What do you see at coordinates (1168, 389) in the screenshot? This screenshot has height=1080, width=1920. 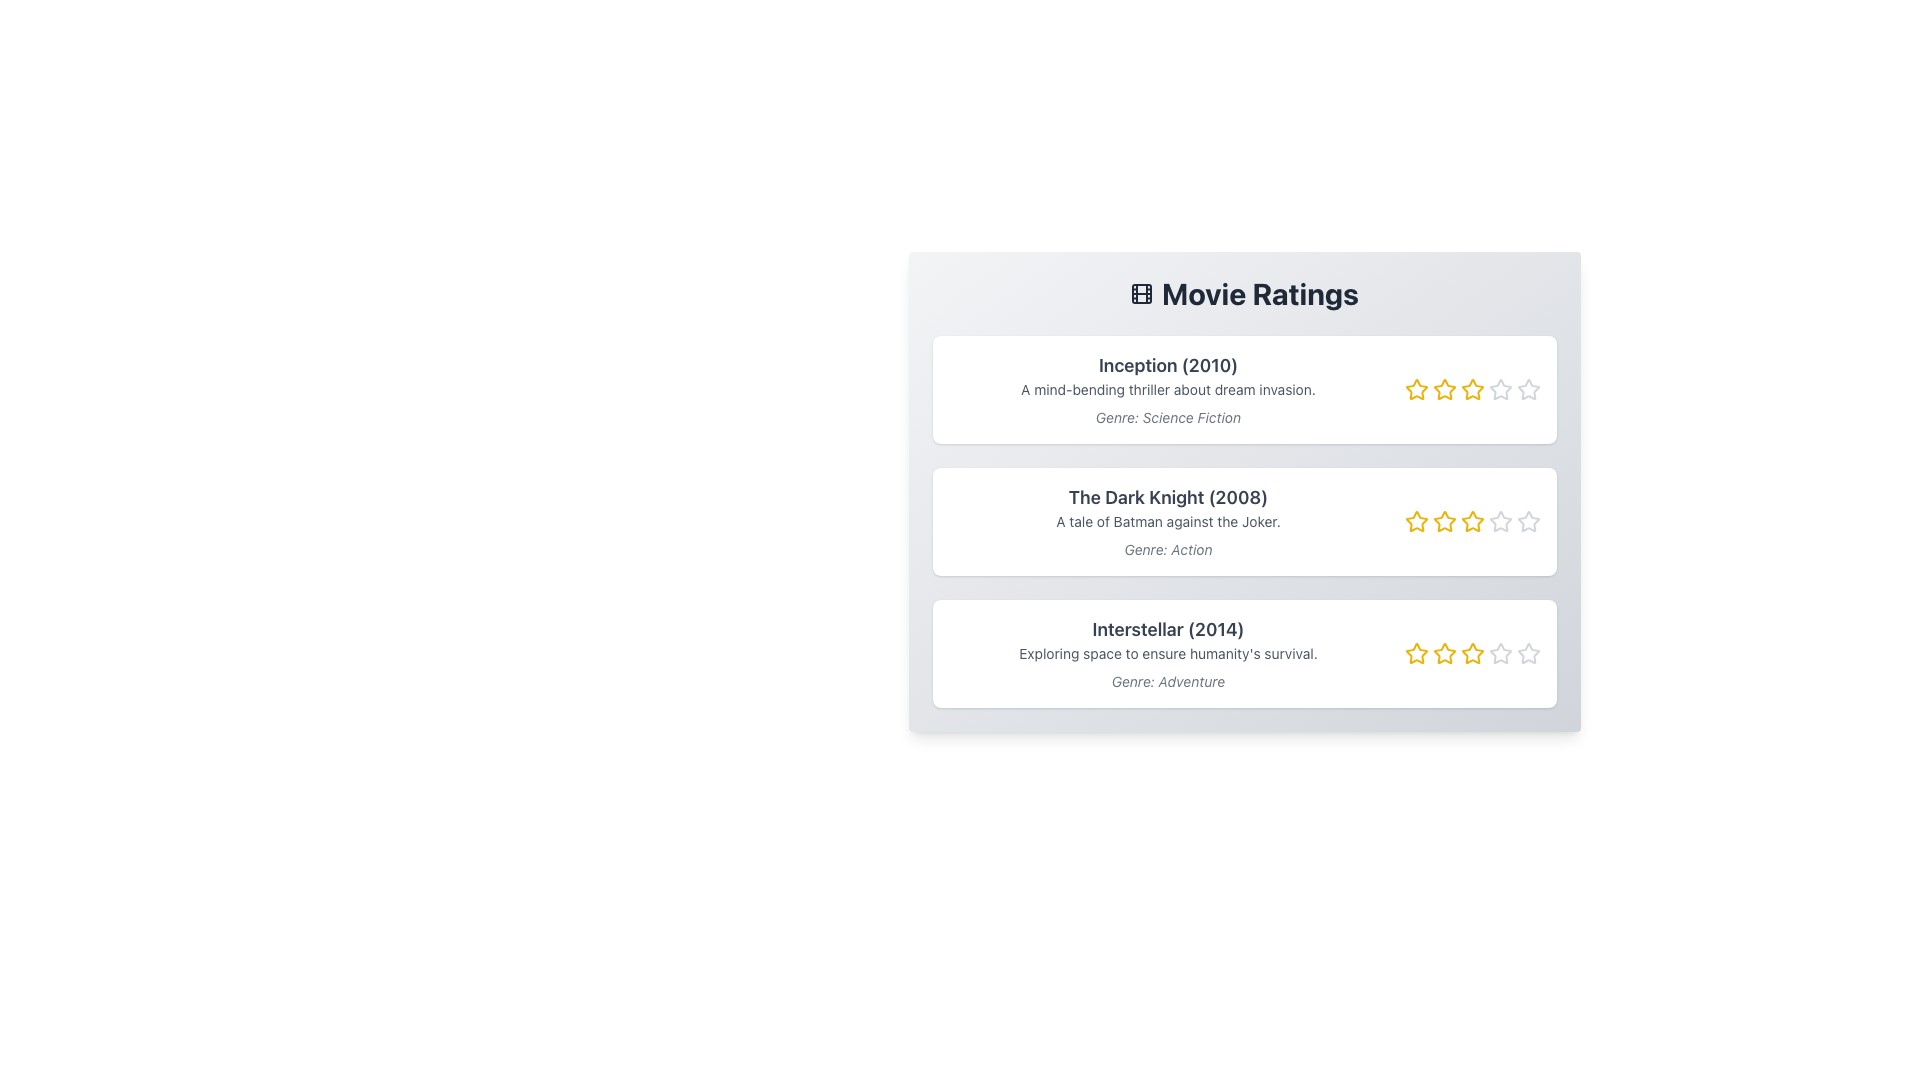 I see `the text label that provides a short description for the movie 'Inception (2010)', located below the title and above the genre information` at bounding box center [1168, 389].